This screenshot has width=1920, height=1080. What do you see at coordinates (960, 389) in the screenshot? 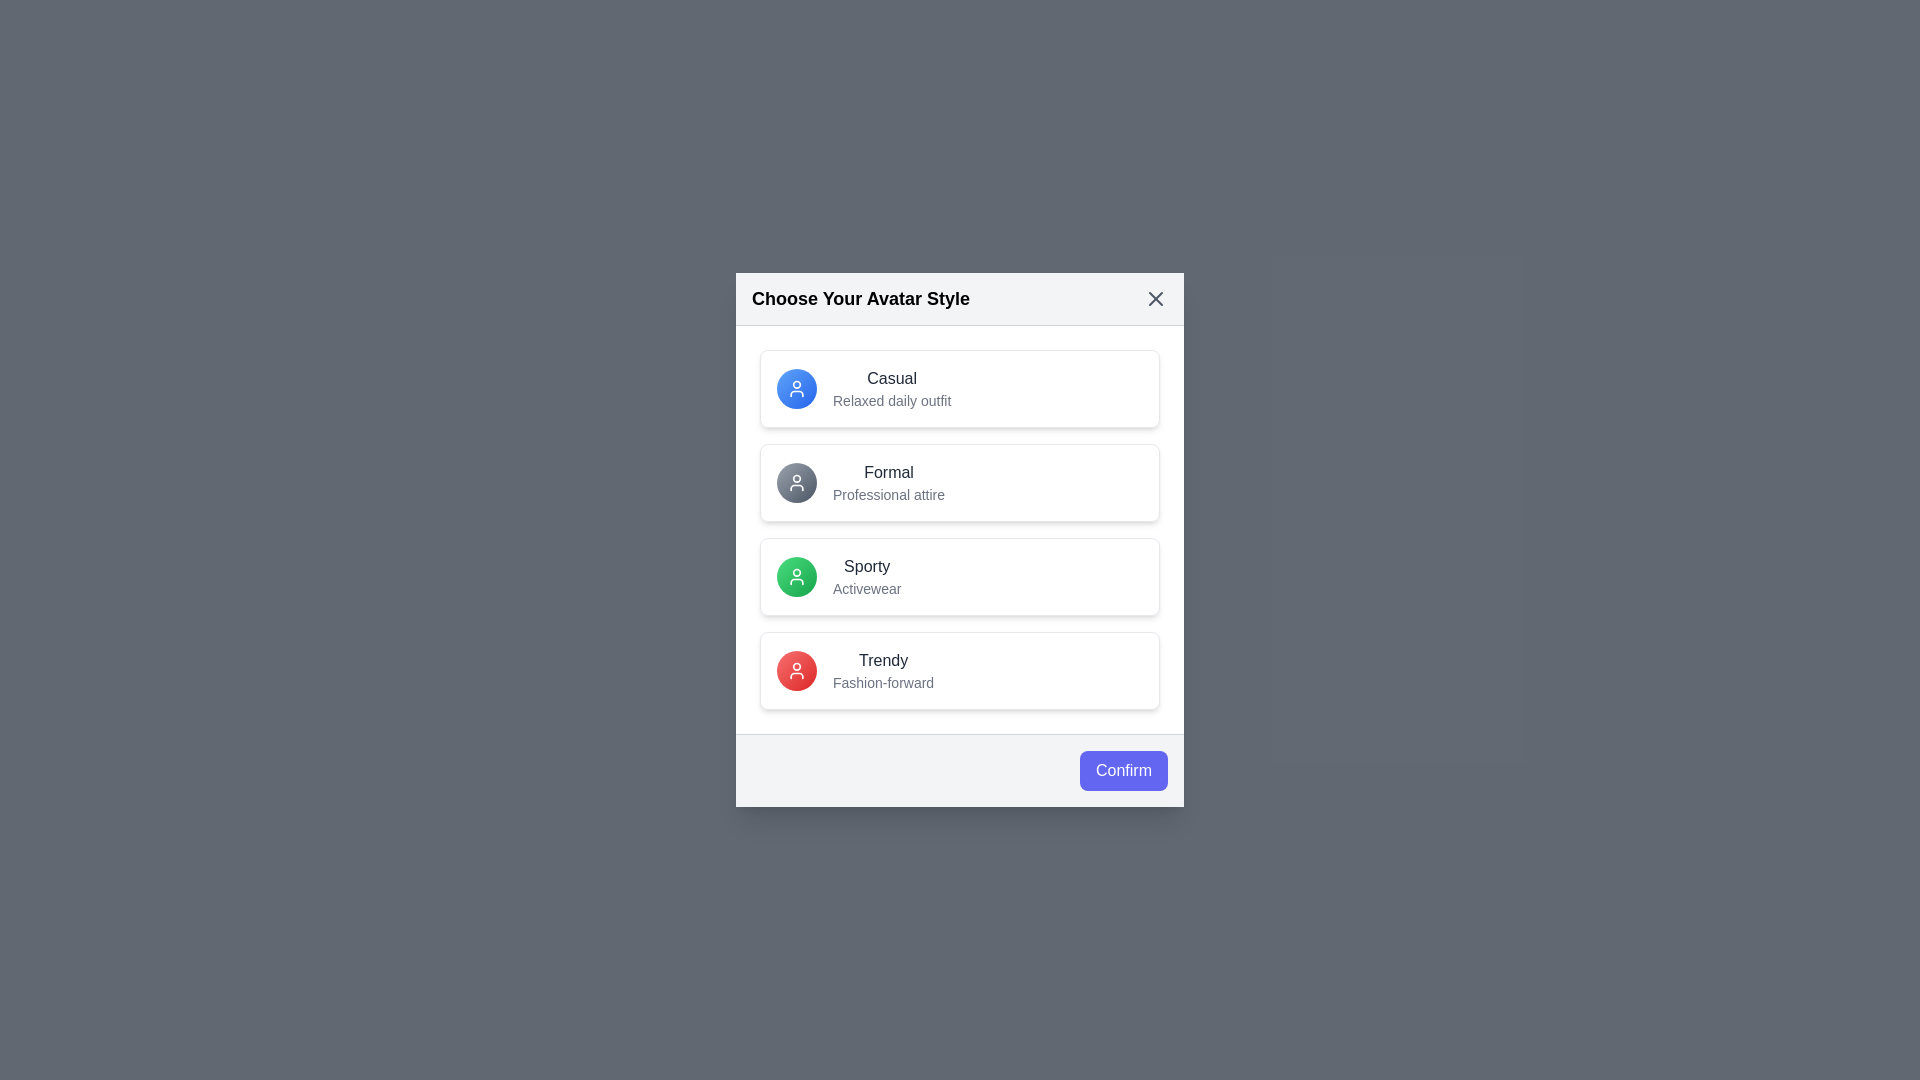
I see `the avatar with style Casual` at bounding box center [960, 389].